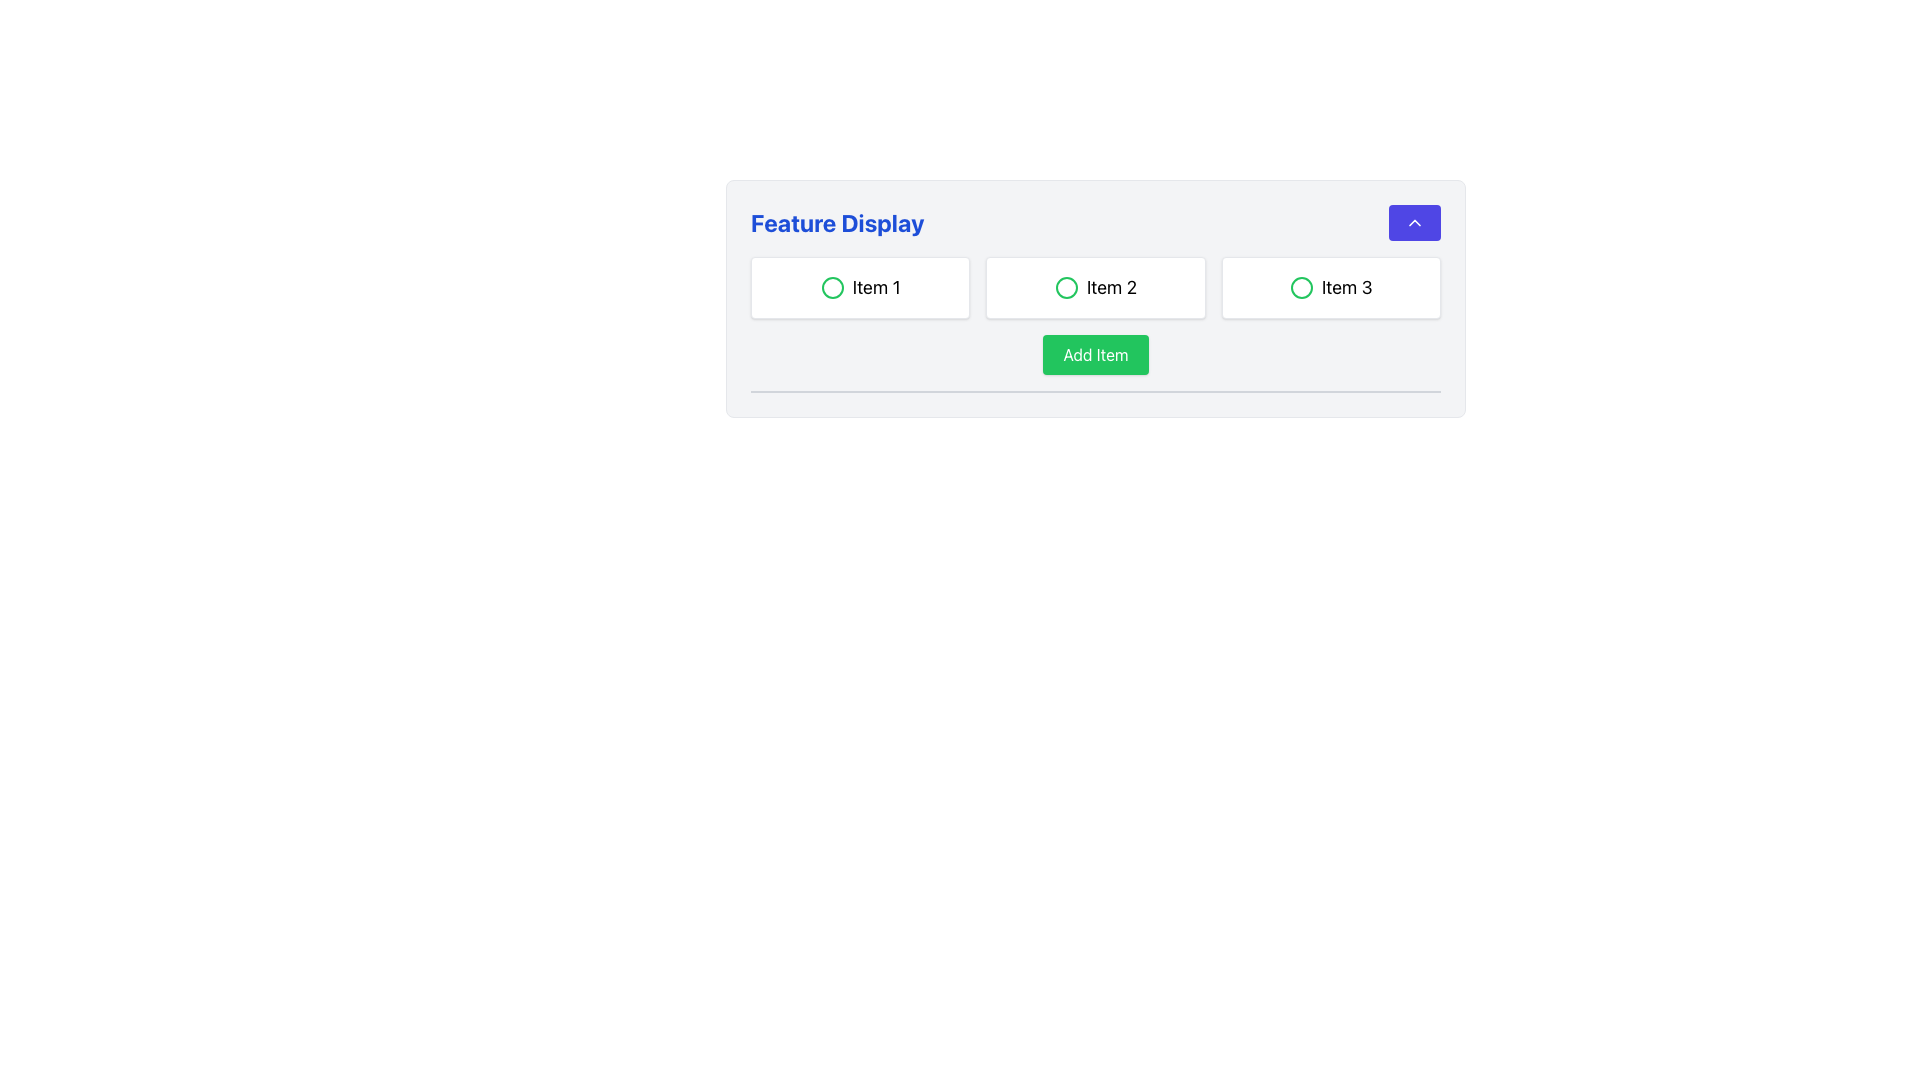 This screenshot has width=1920, height=1080. I want to click on the selectable card labeled 'Item 3' with a green circled icon, which is the third card in a horizontal sequence within the 'Feature Display' layout, so click(1331, 288).